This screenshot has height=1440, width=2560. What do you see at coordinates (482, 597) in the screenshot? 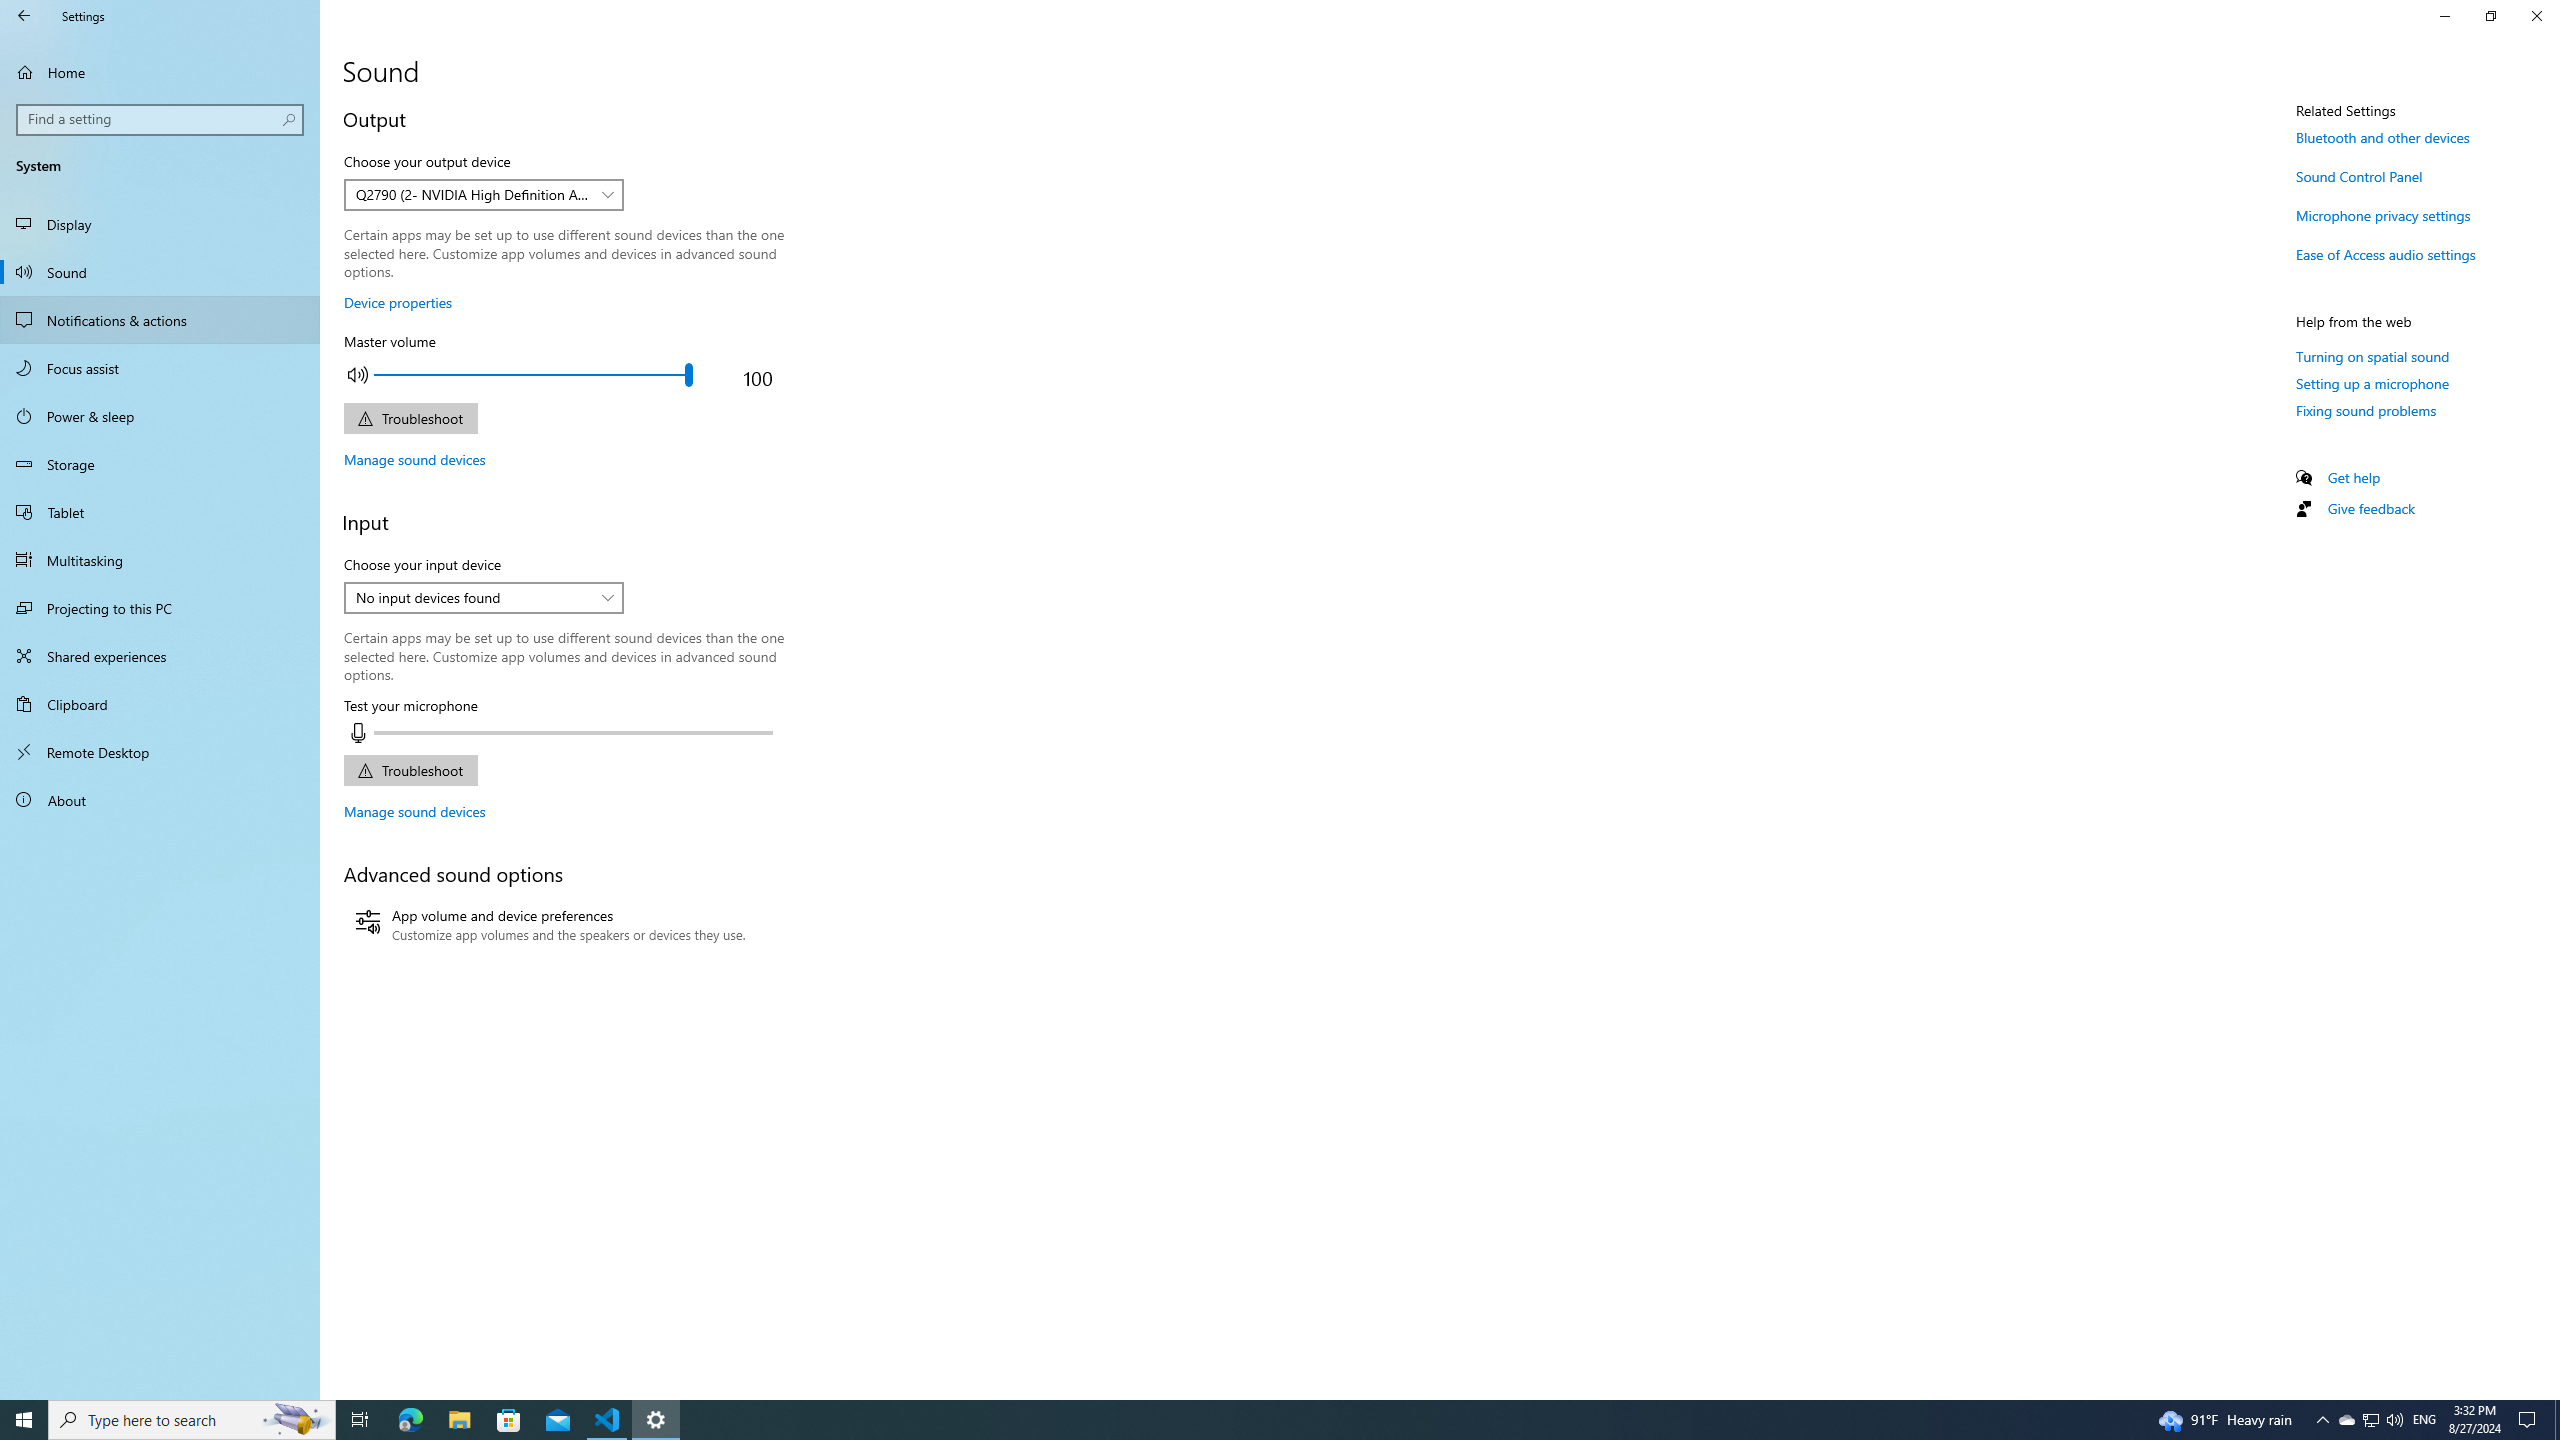
I see `'Choose your input device'` at bounding box center [482, 597].